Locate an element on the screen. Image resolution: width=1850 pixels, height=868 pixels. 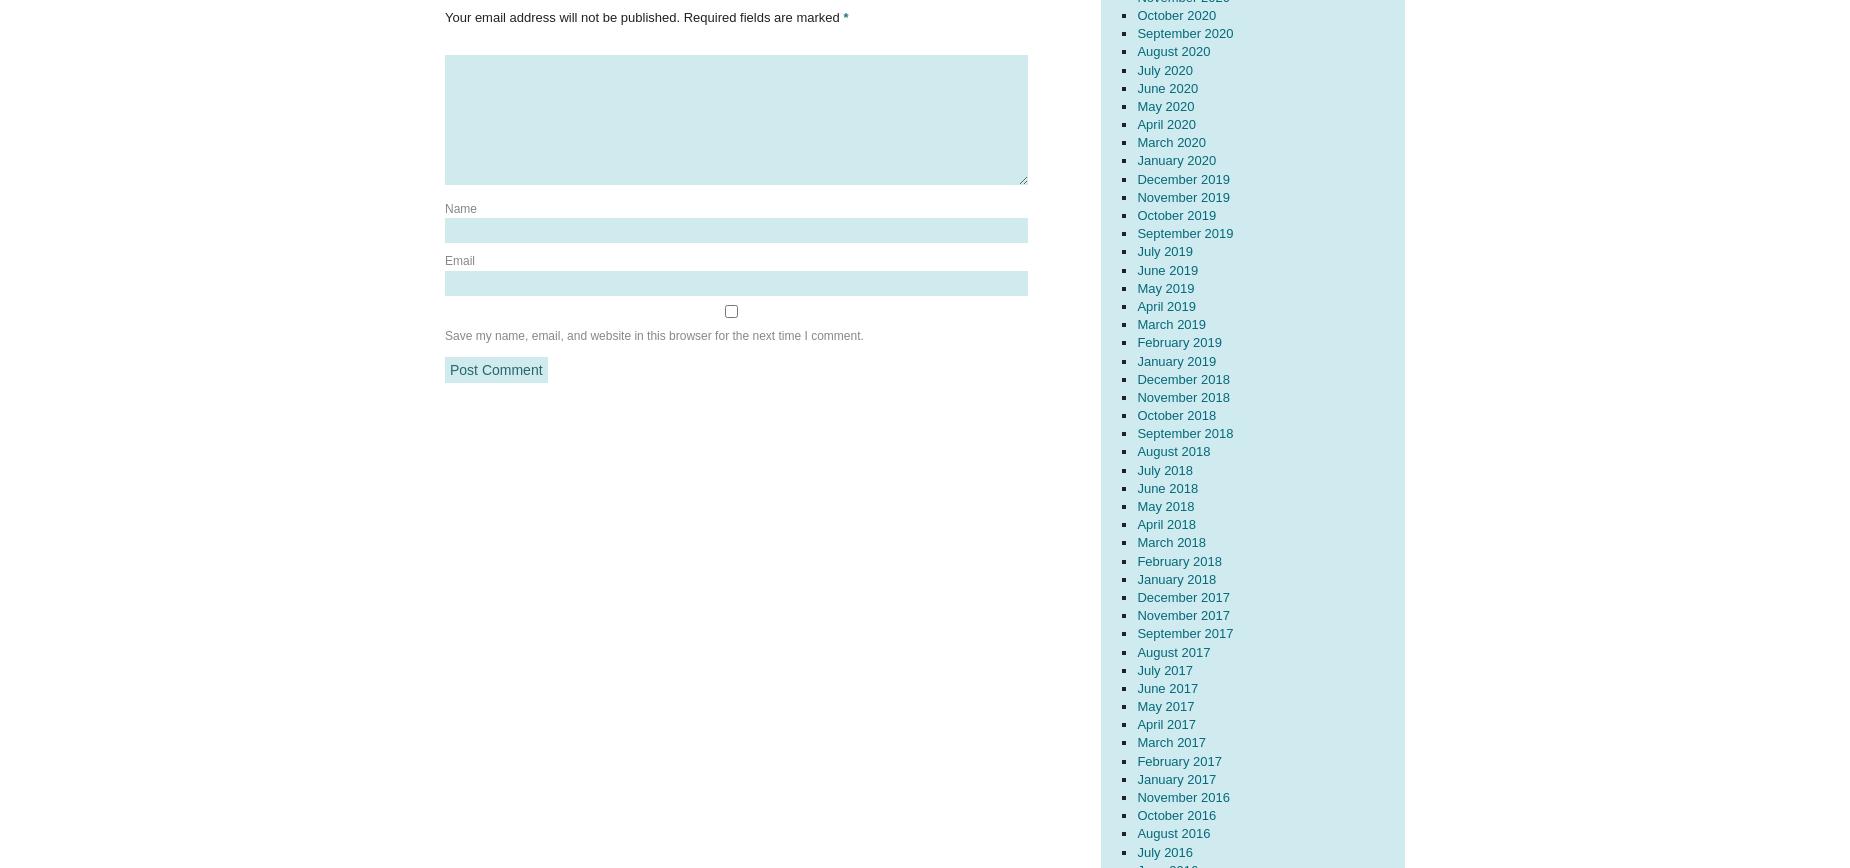
'January 2020' is located at coordinates (1136, 160).